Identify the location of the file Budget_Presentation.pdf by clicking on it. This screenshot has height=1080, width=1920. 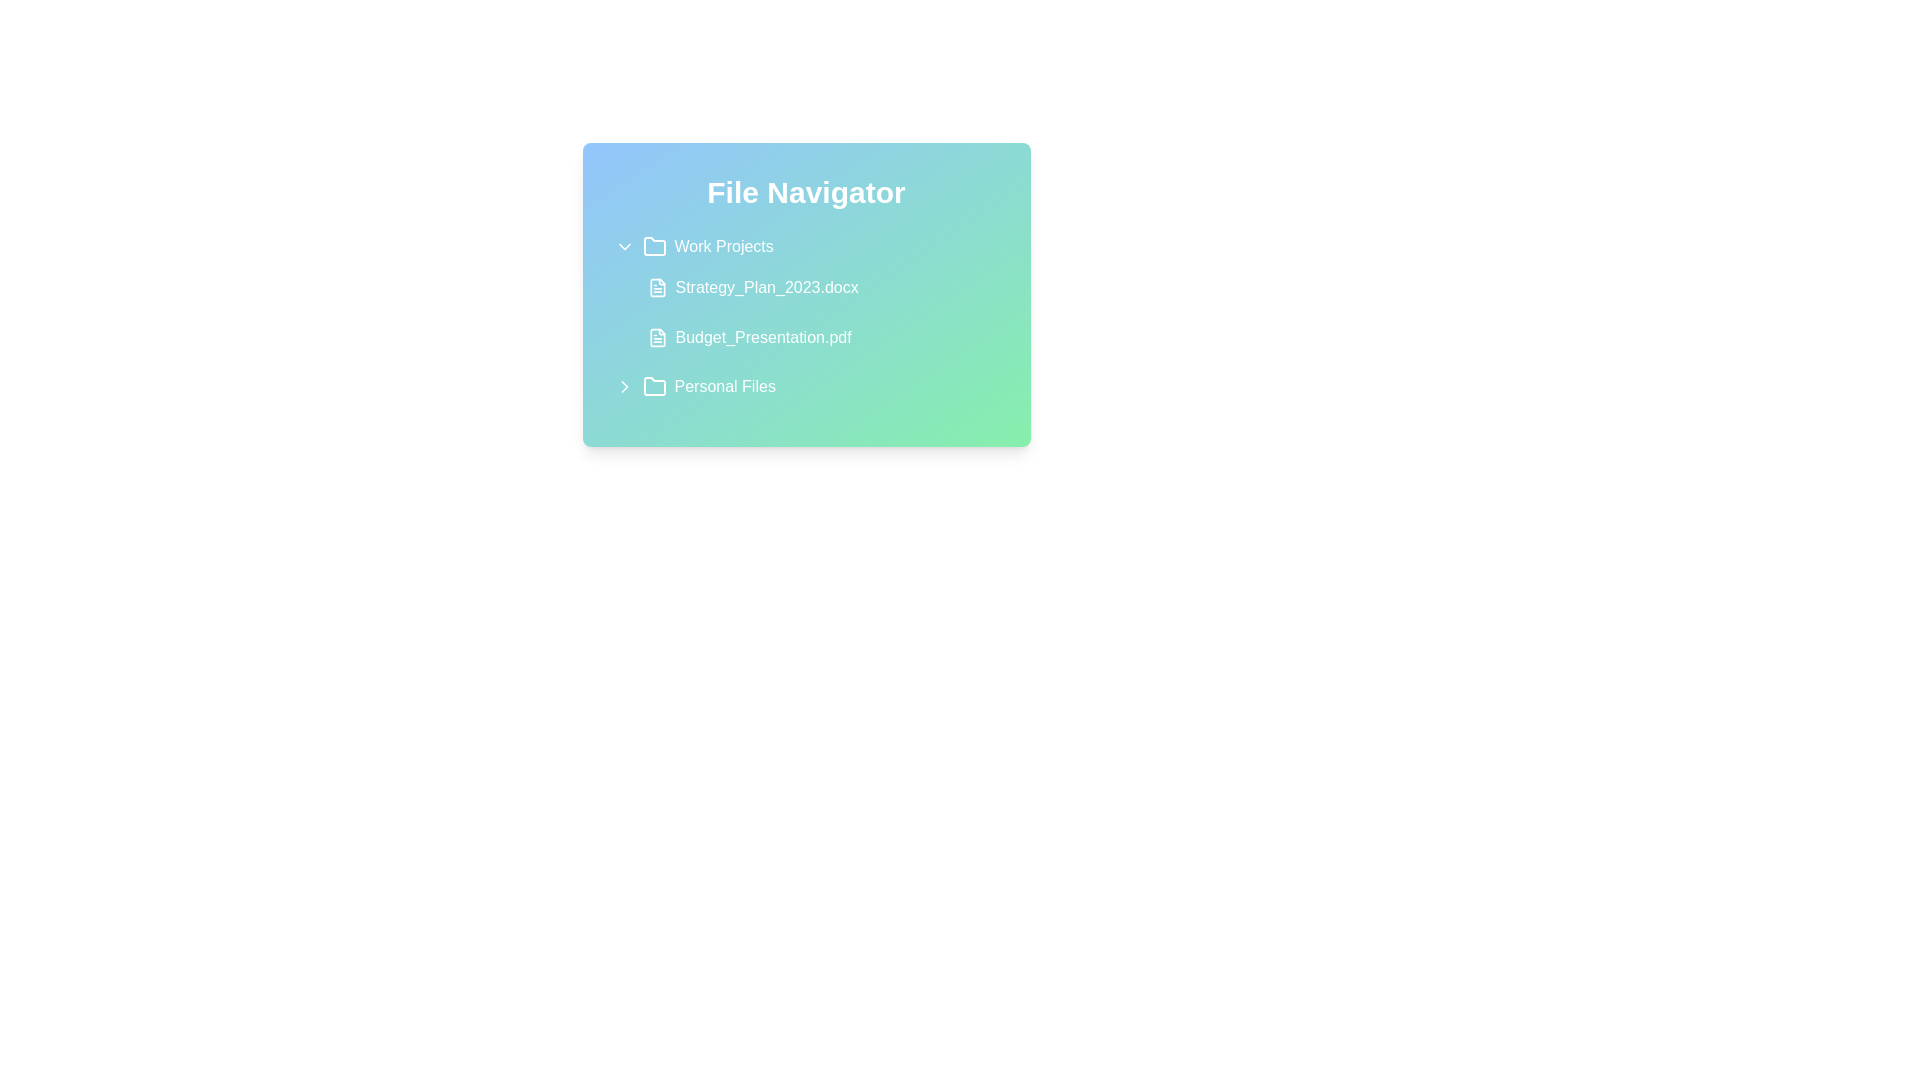
(818, 337).